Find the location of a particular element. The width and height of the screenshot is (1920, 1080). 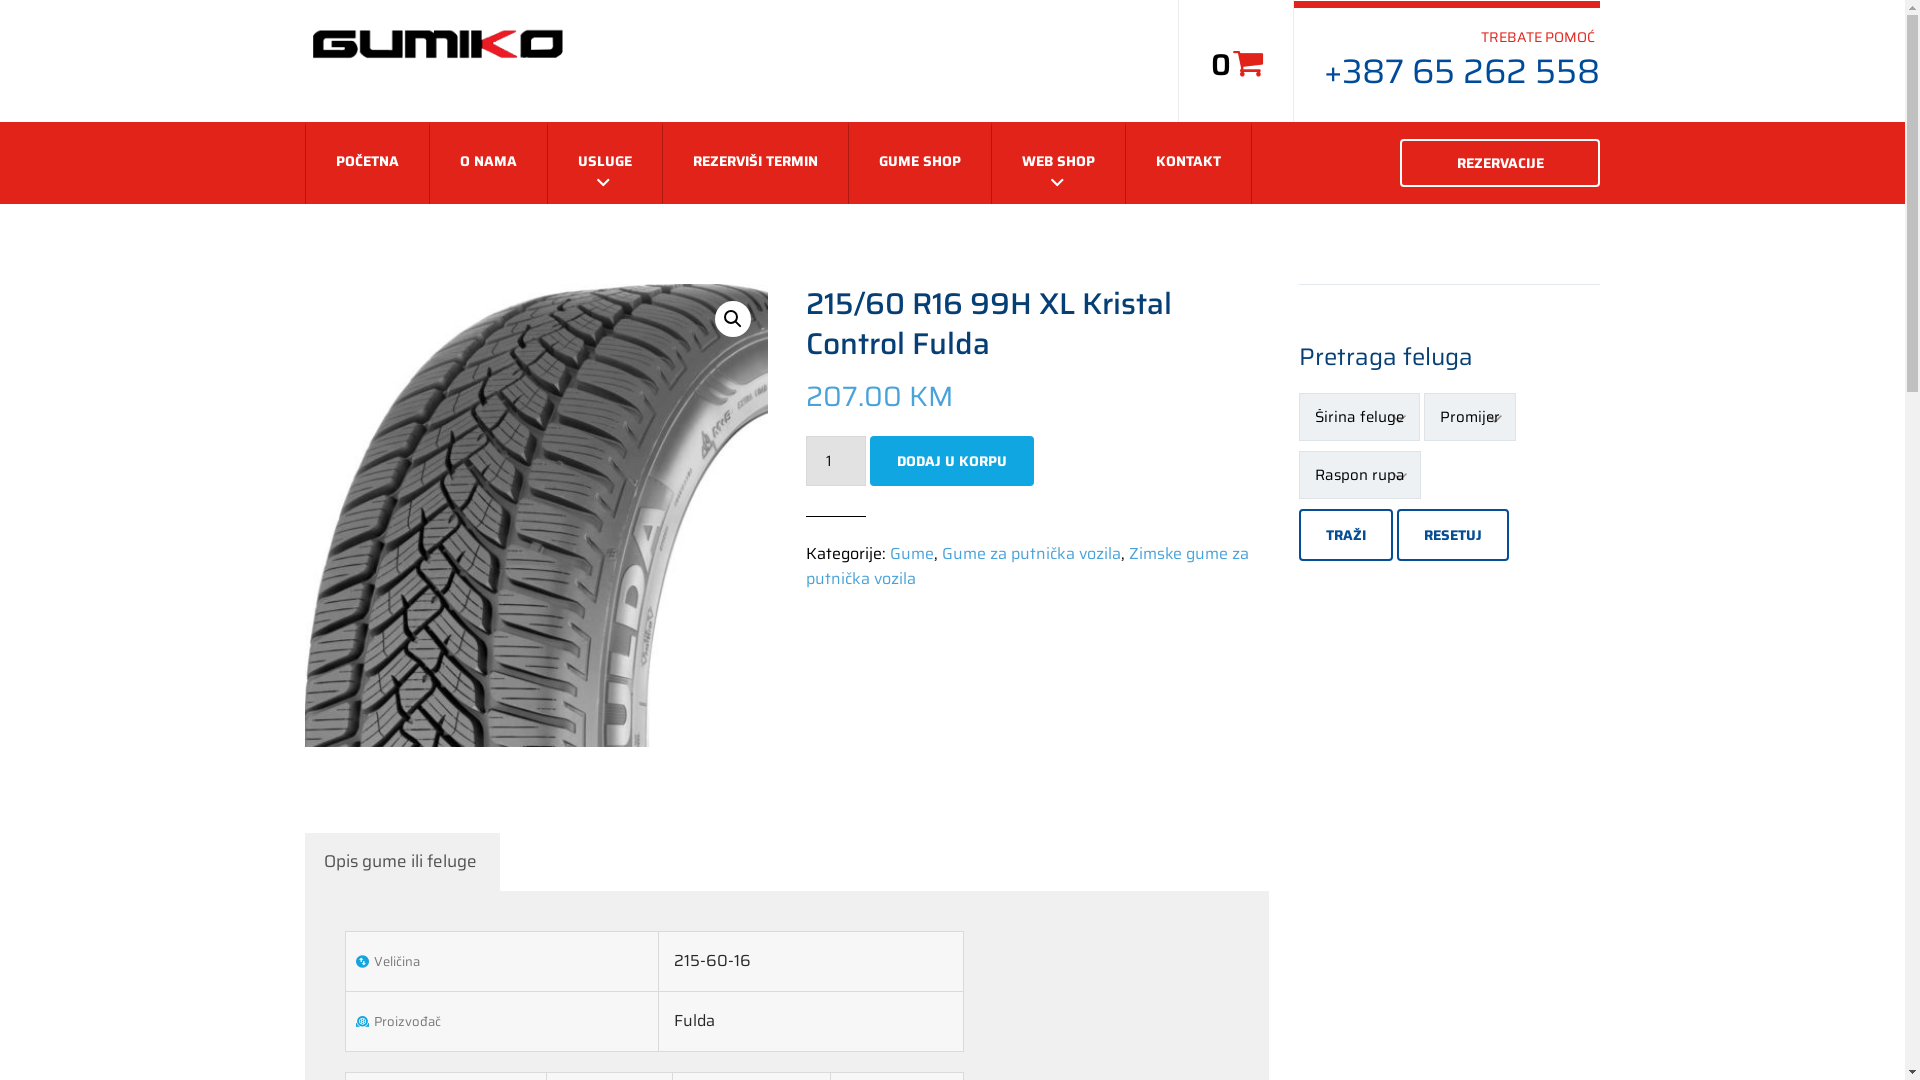

'WEB SHOP' is located at coordinates (1056, 161).